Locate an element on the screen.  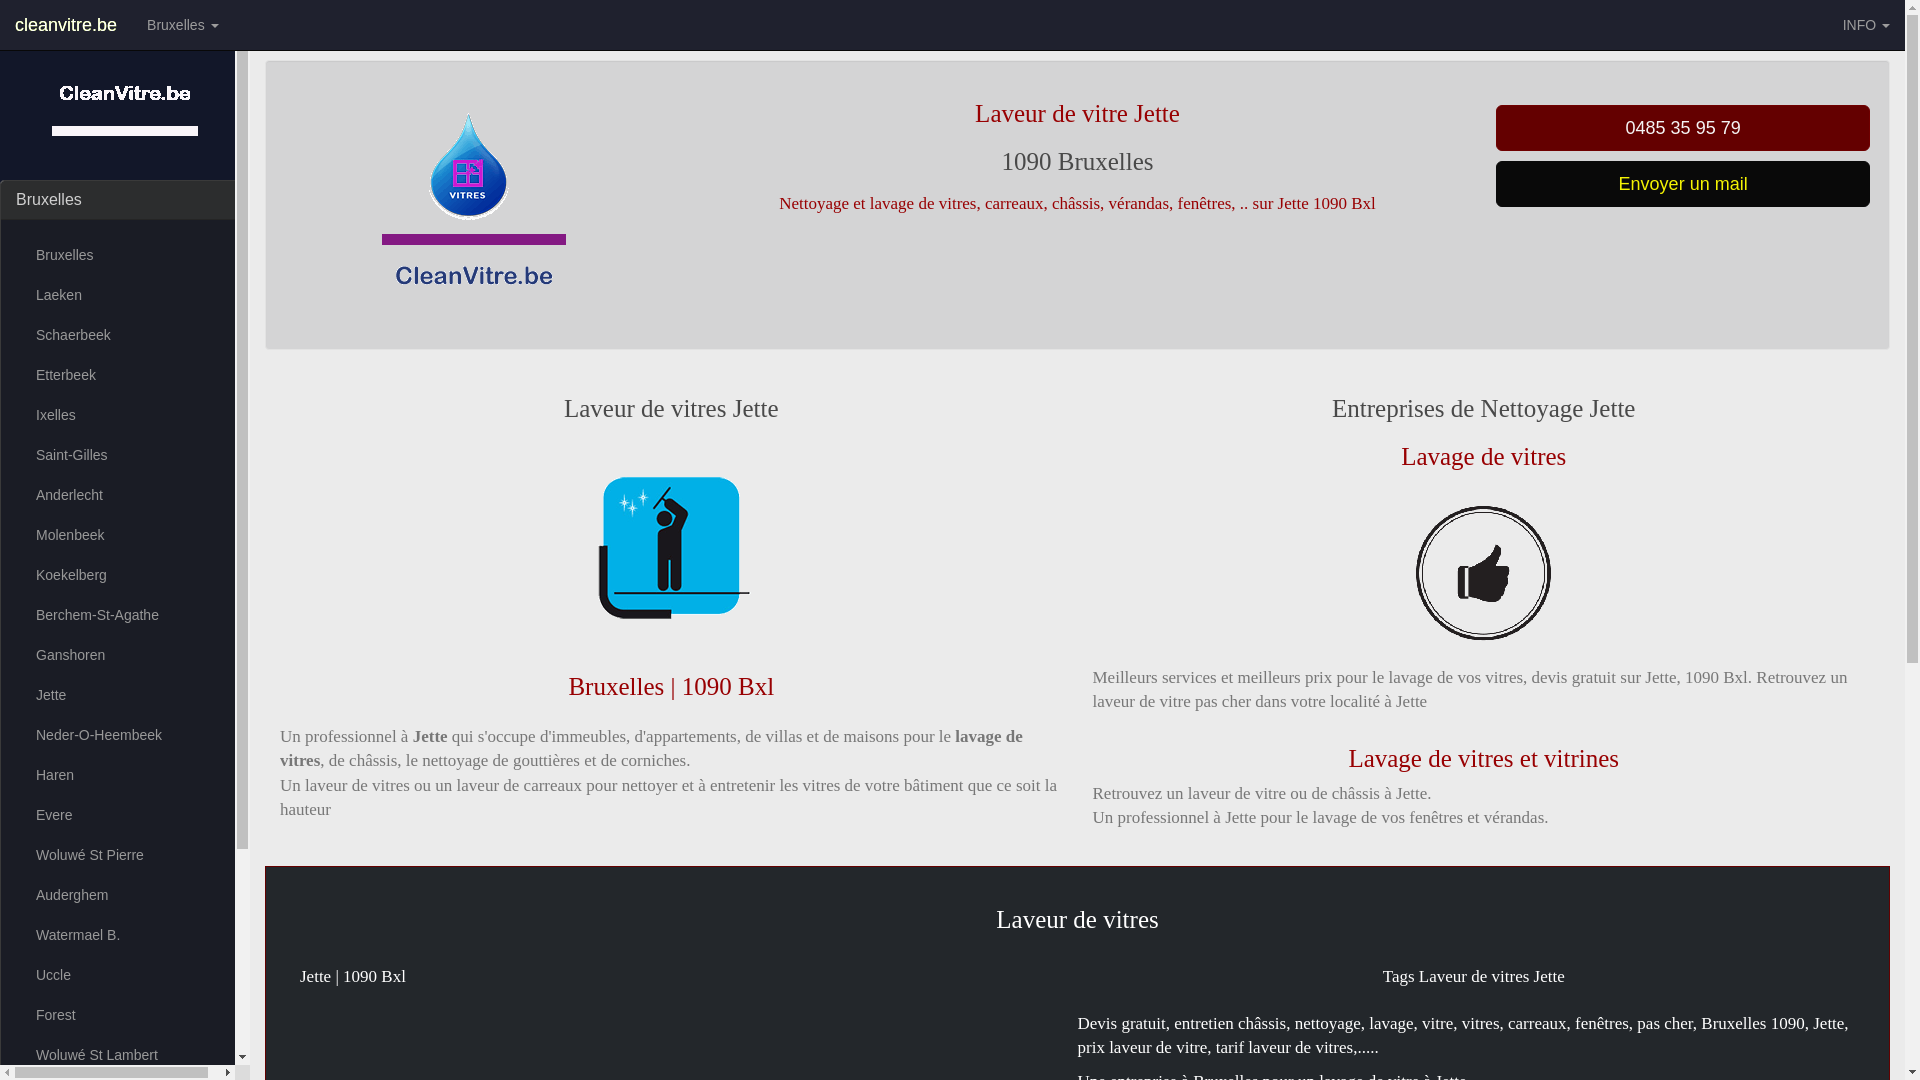
'Ixelles' is located at coordinates (123, 414).